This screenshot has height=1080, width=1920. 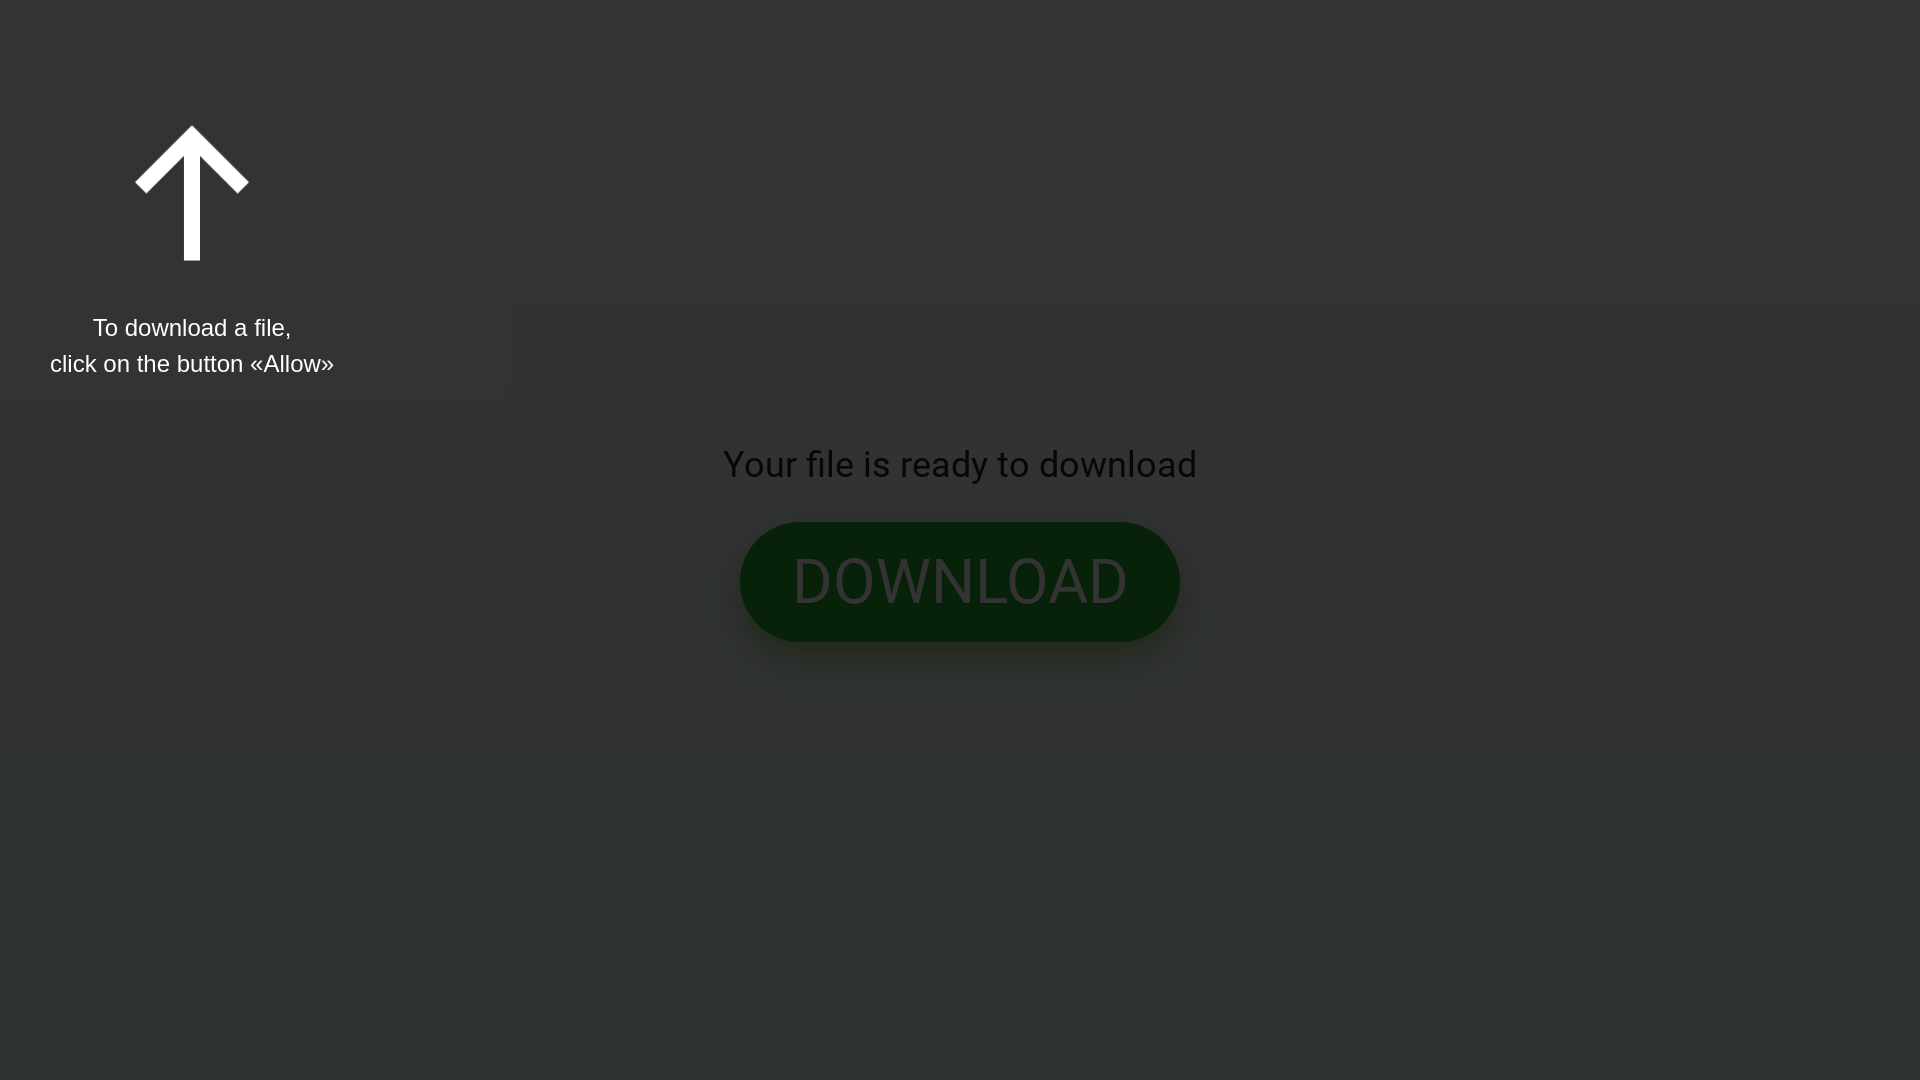 I want to click on 'DOWNLOAD', so click(x=960, y=582).